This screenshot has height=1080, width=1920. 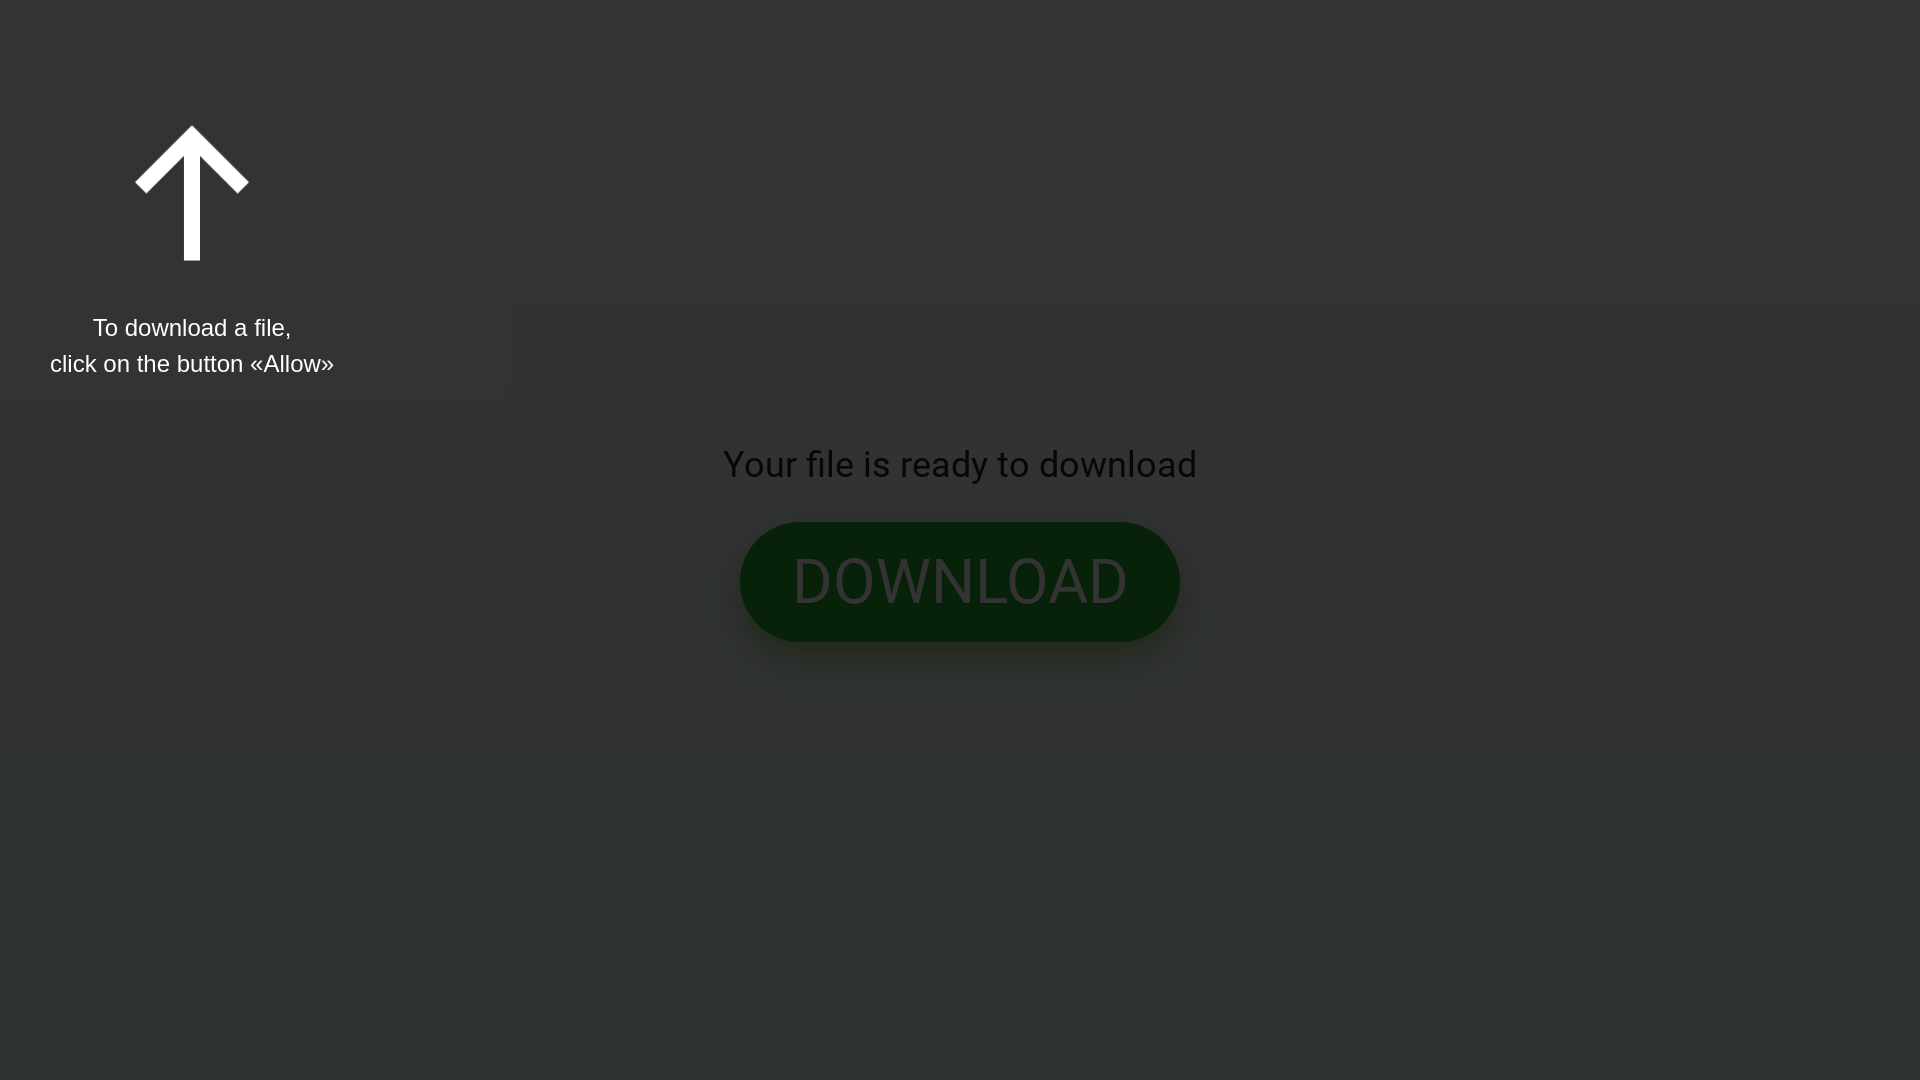 I want to click on 'DOWNLOAD', so click(x=960, y=582).